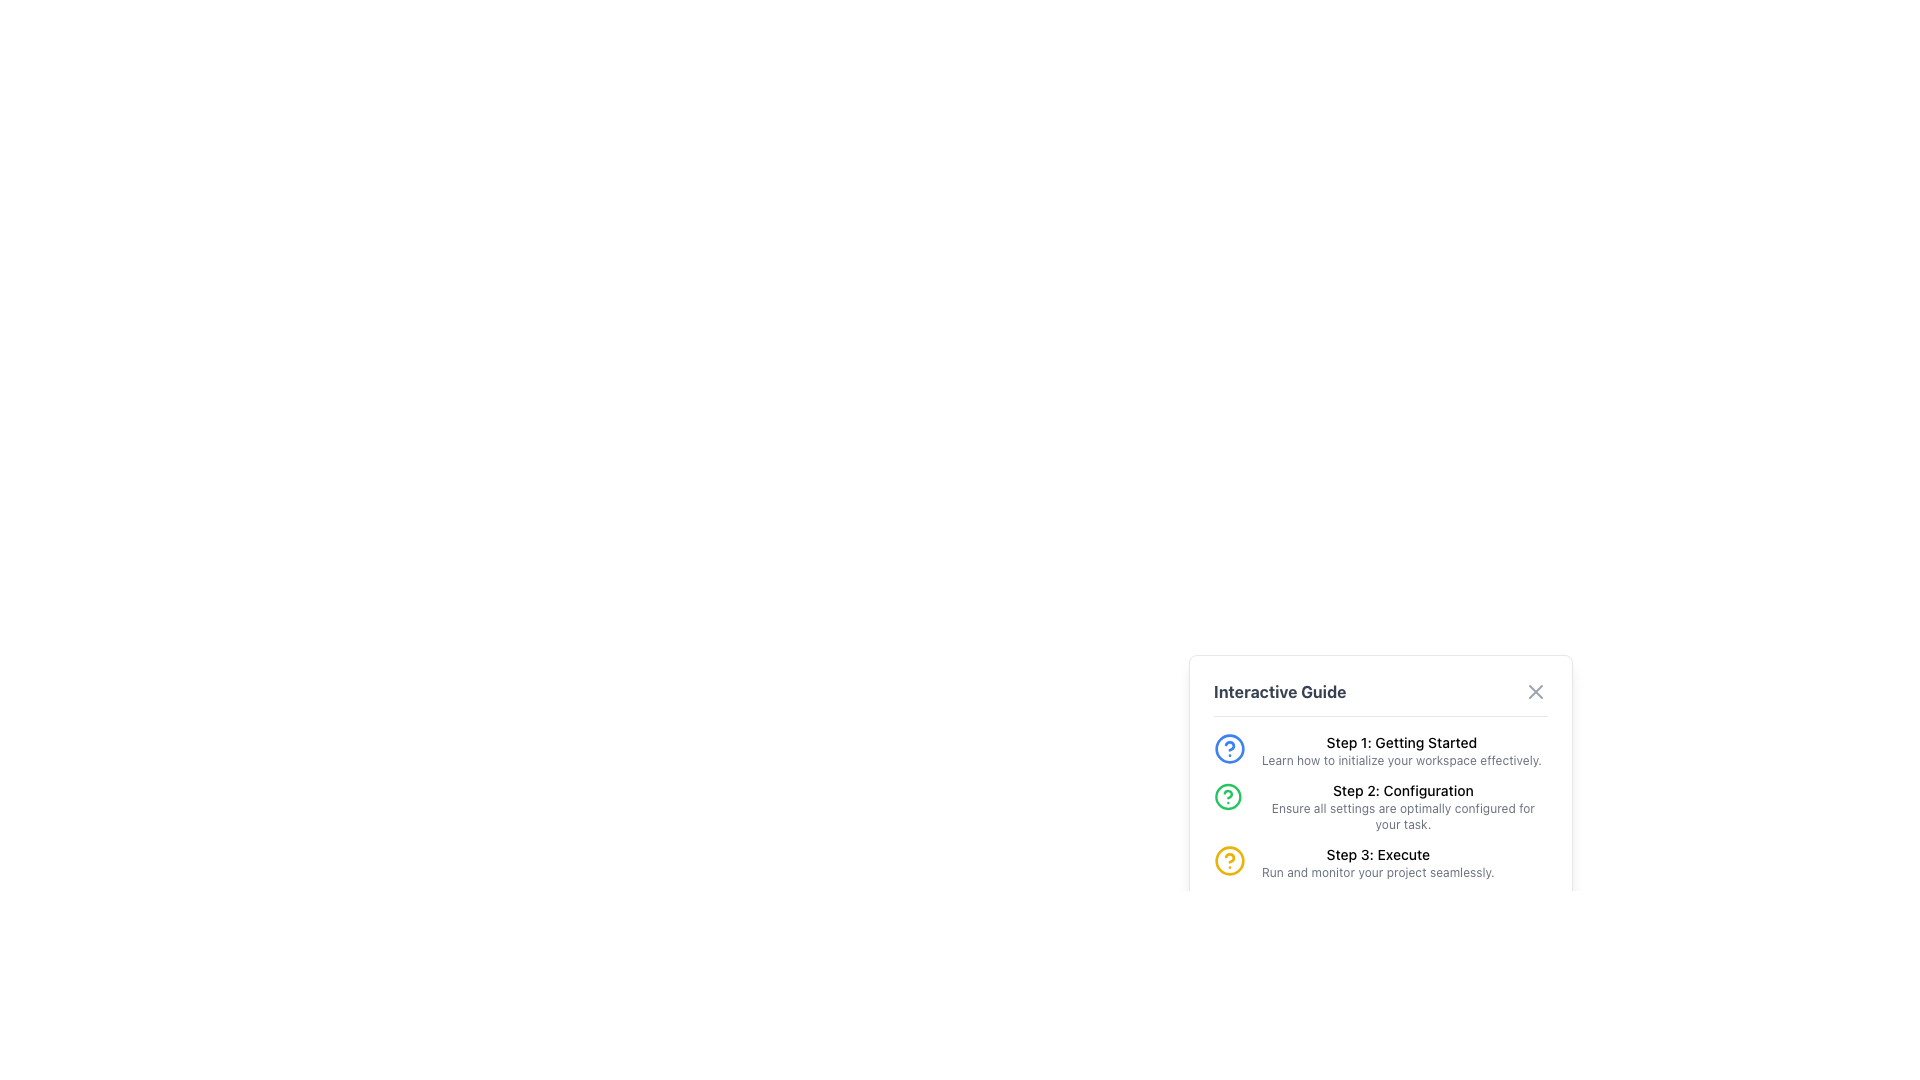 The height and width of the screenshot is (1080, 1920). I want to click on the text label displaying 'Step 3: Execute', which is the third item in the numbered list under the 'Interactive Guide' section, so click(1377, 855).